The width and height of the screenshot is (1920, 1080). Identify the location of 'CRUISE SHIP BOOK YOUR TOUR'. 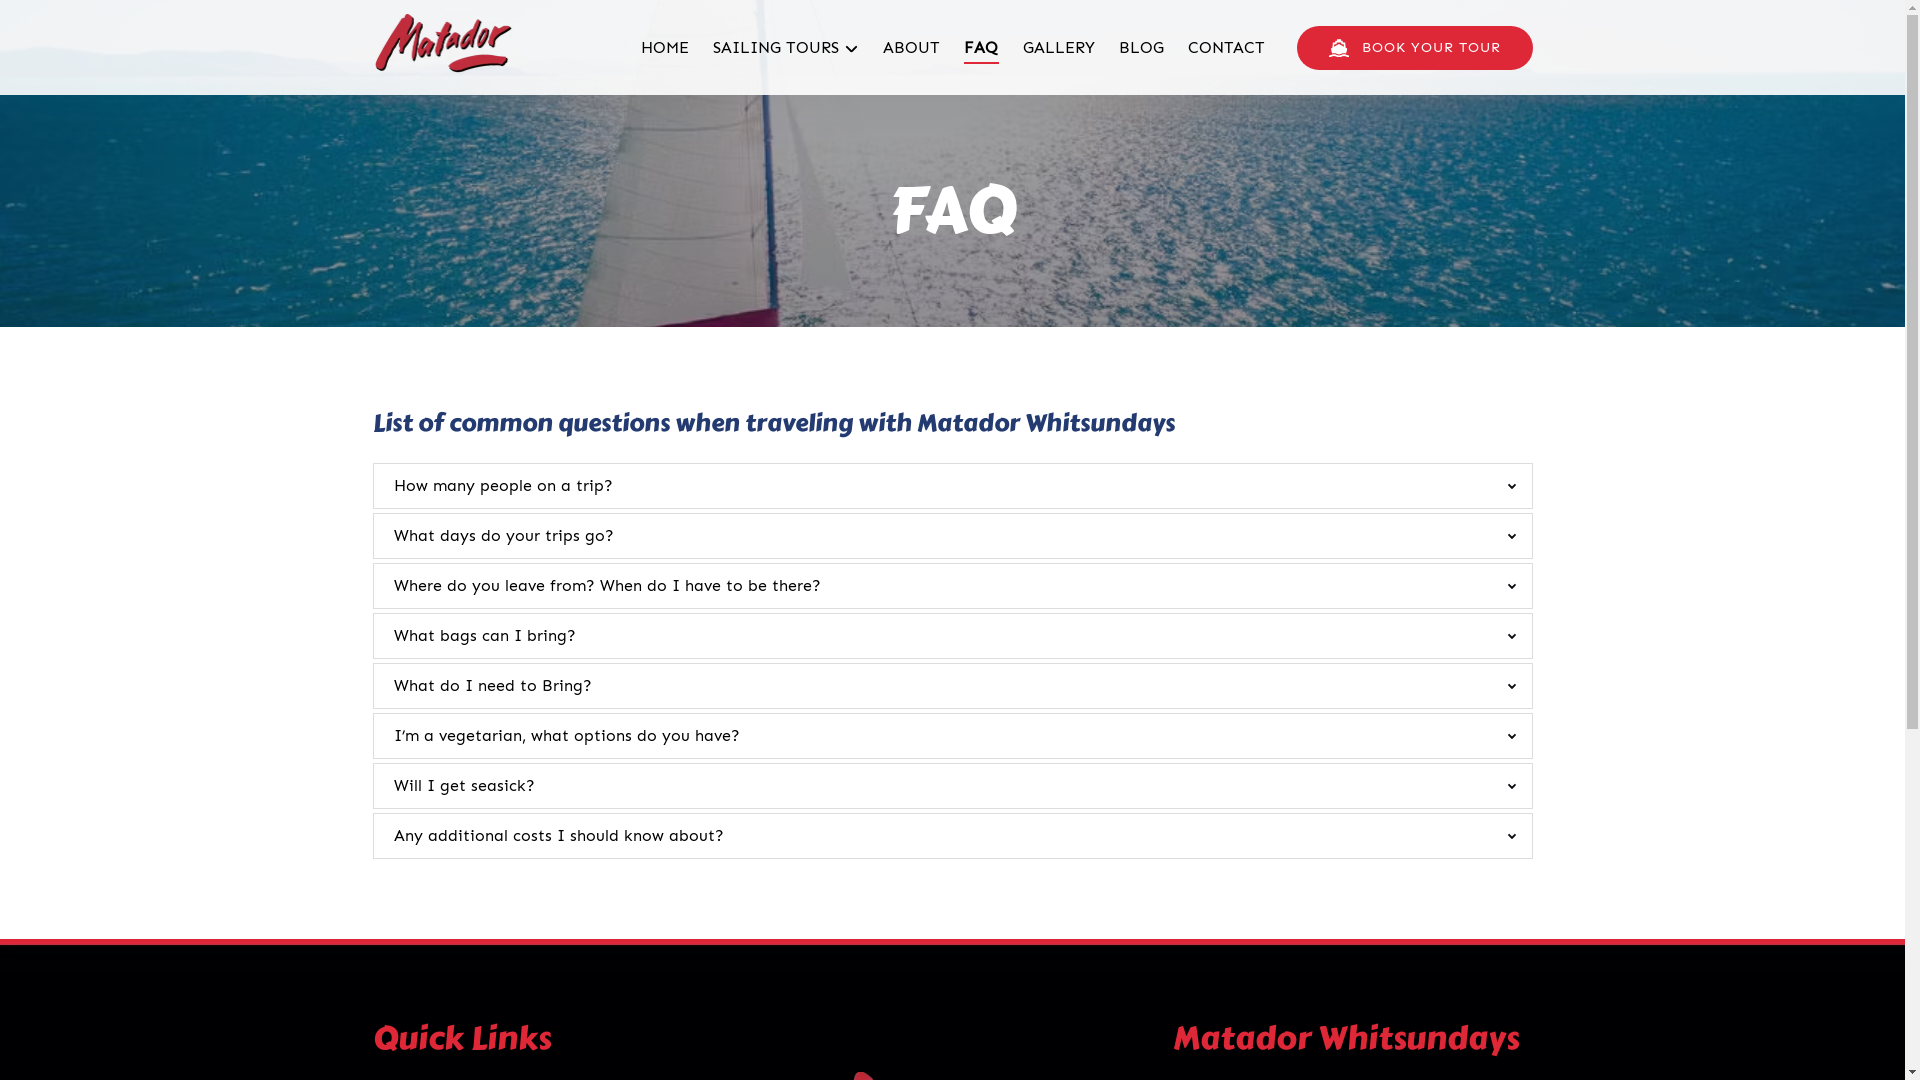
(1413, 46).